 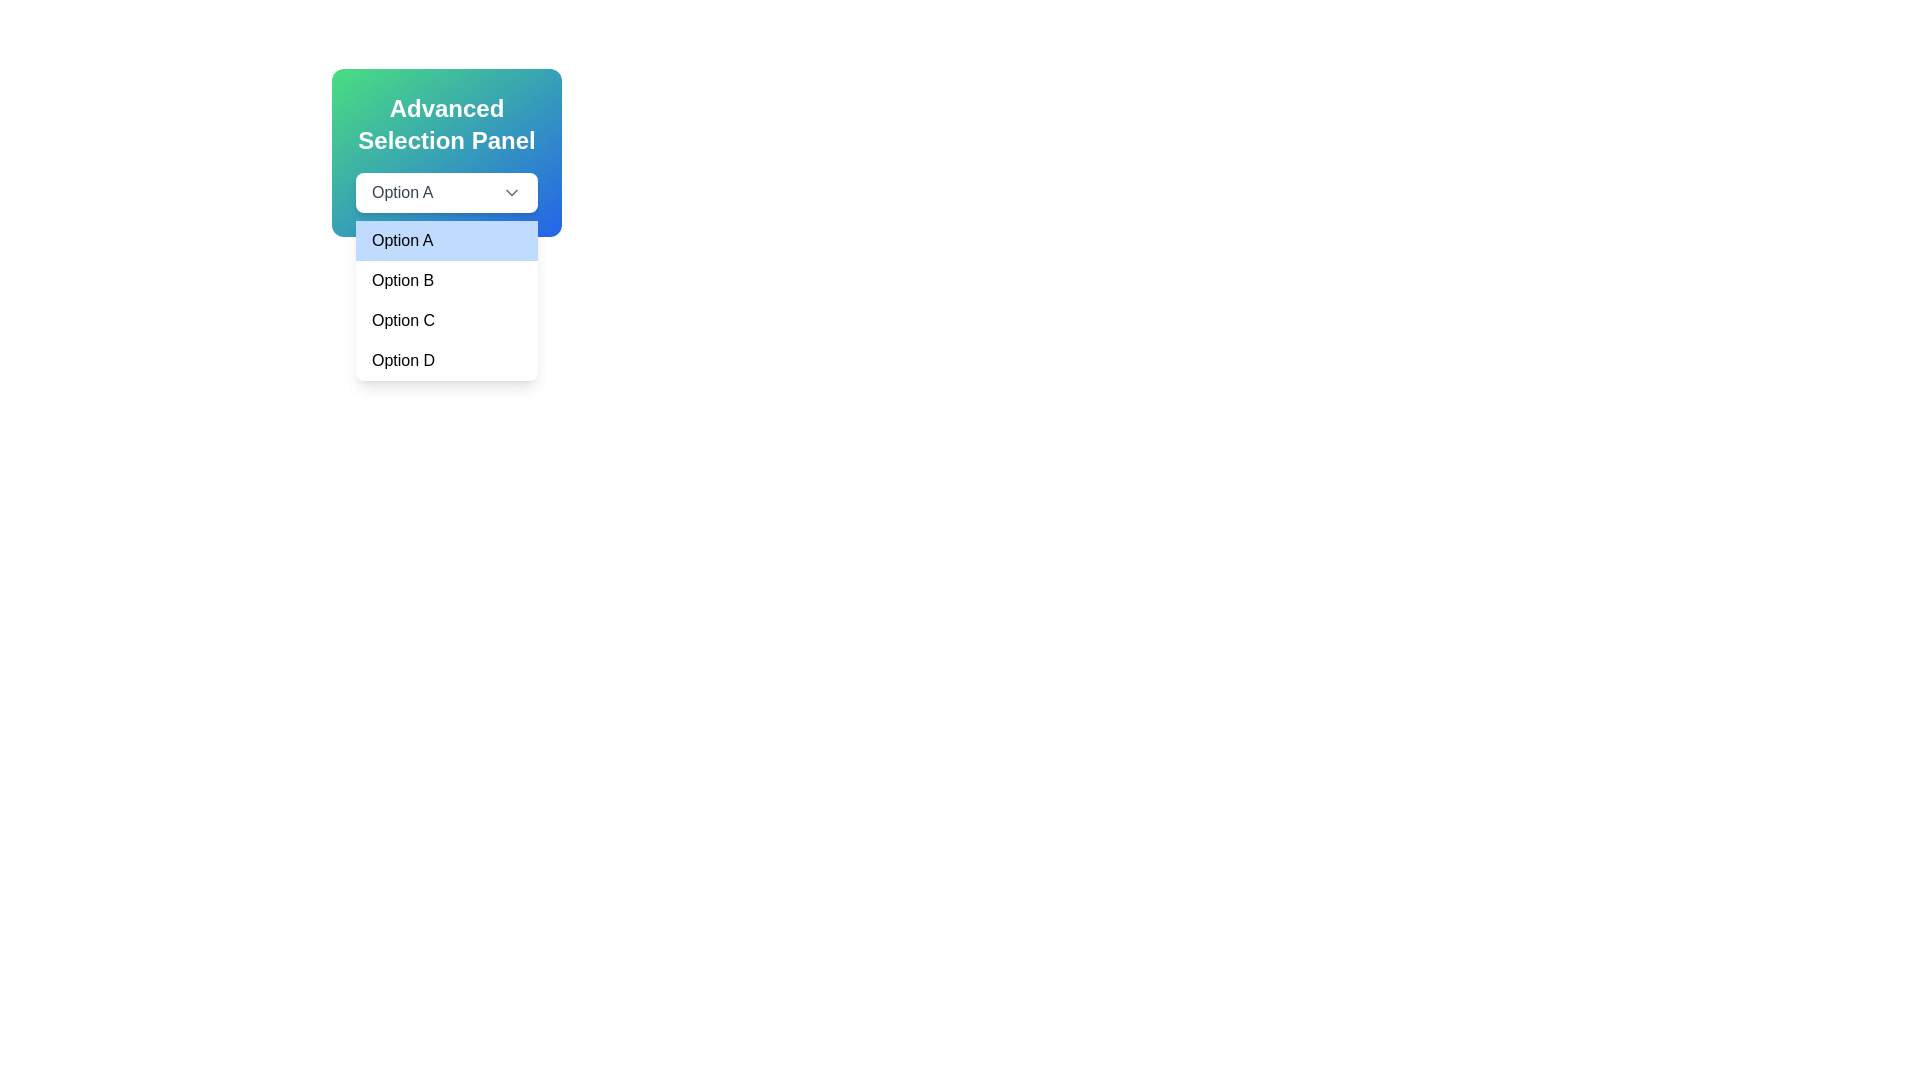 What do you see at coordinates (445, 319) in the screenshot?
I see `the selectable list item labeled 'Option C' in the dropdown menu` at bounding box center [445, 319].